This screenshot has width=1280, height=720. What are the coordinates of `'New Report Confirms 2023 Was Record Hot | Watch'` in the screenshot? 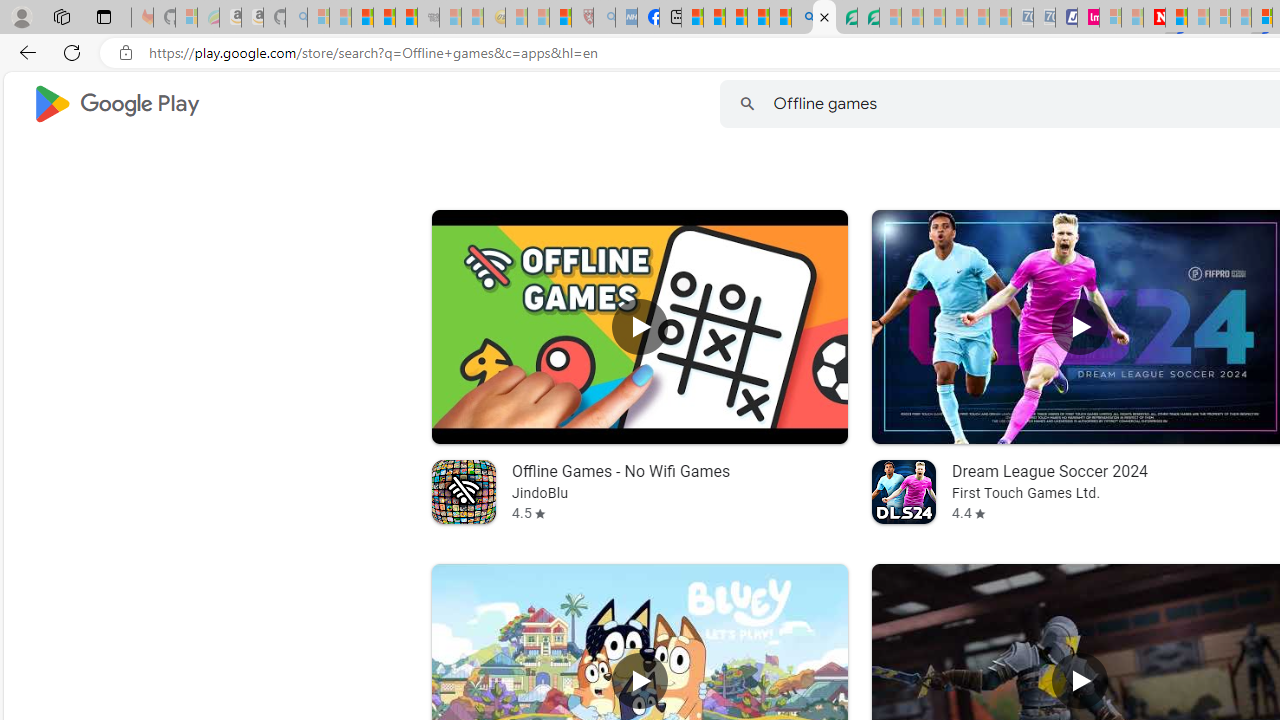 It's located at (405, 17).